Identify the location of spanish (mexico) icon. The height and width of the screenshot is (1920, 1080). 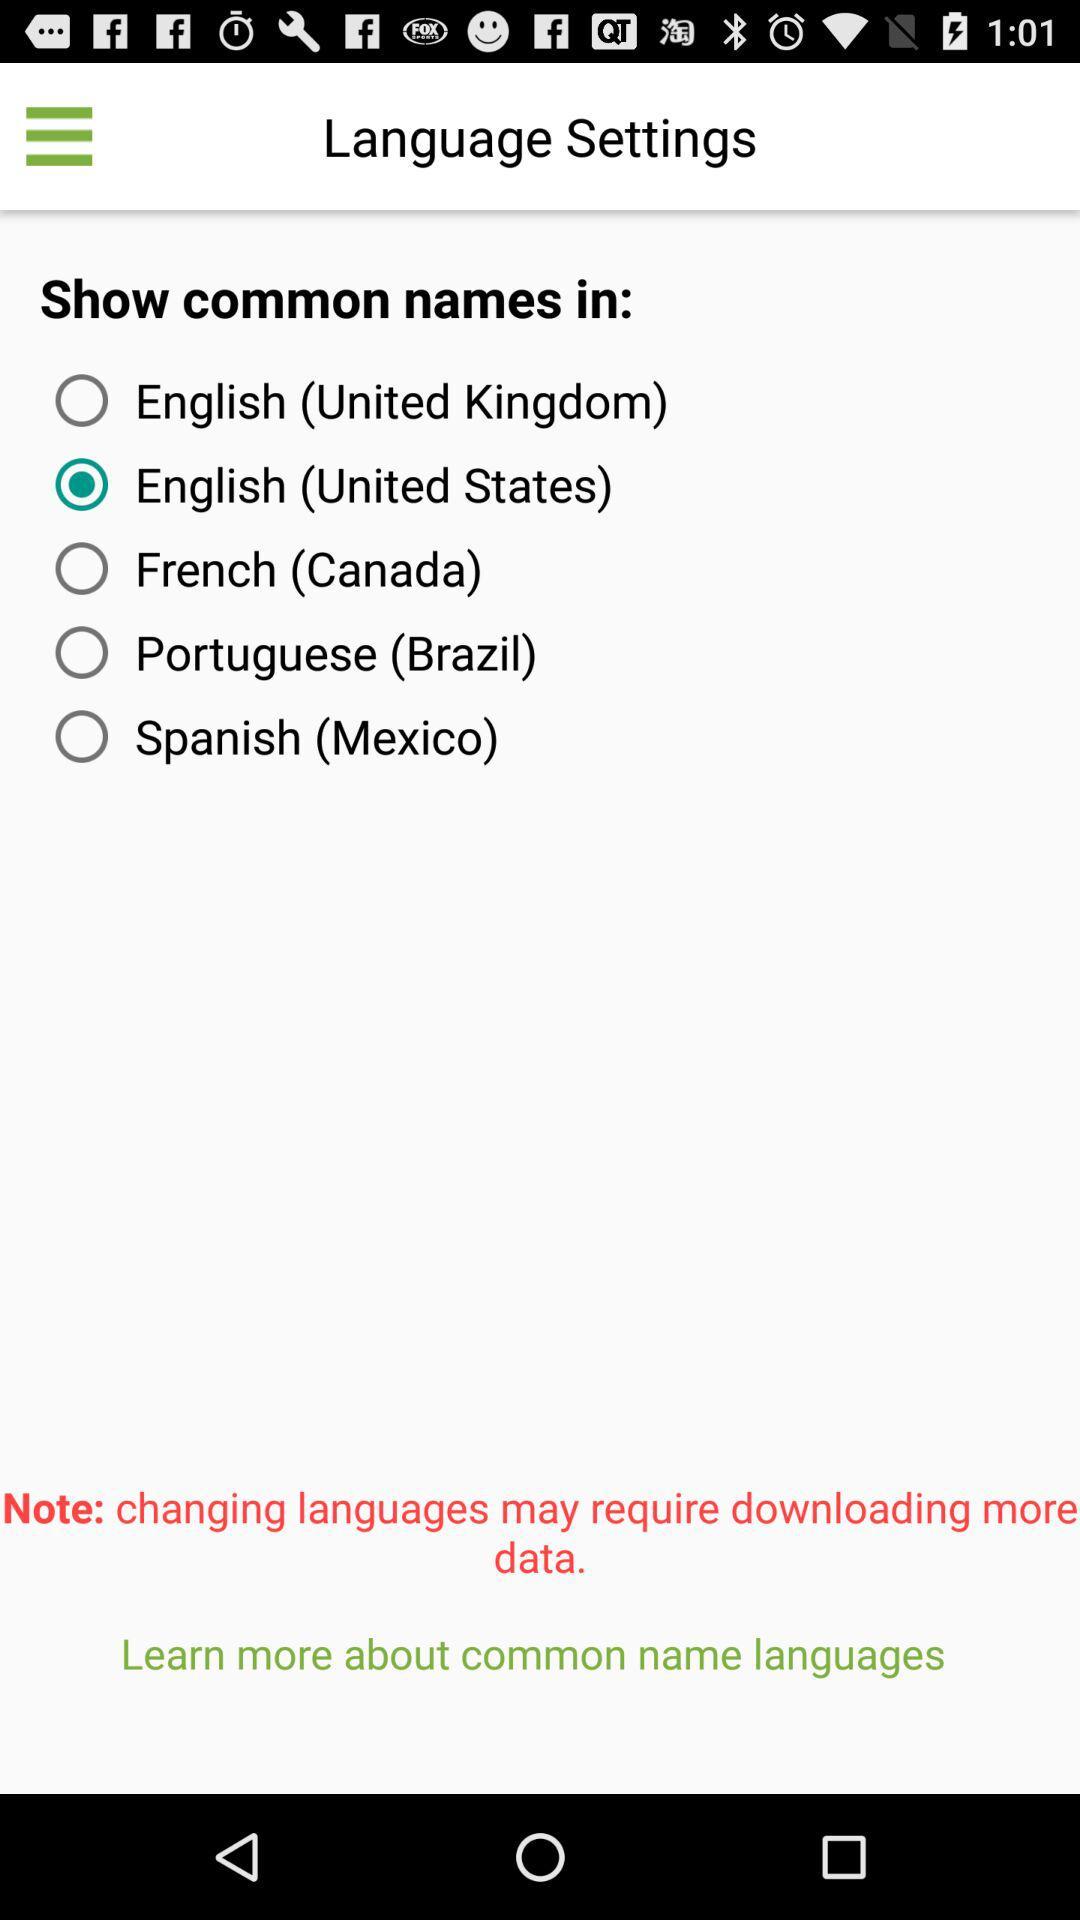
(273, 735).